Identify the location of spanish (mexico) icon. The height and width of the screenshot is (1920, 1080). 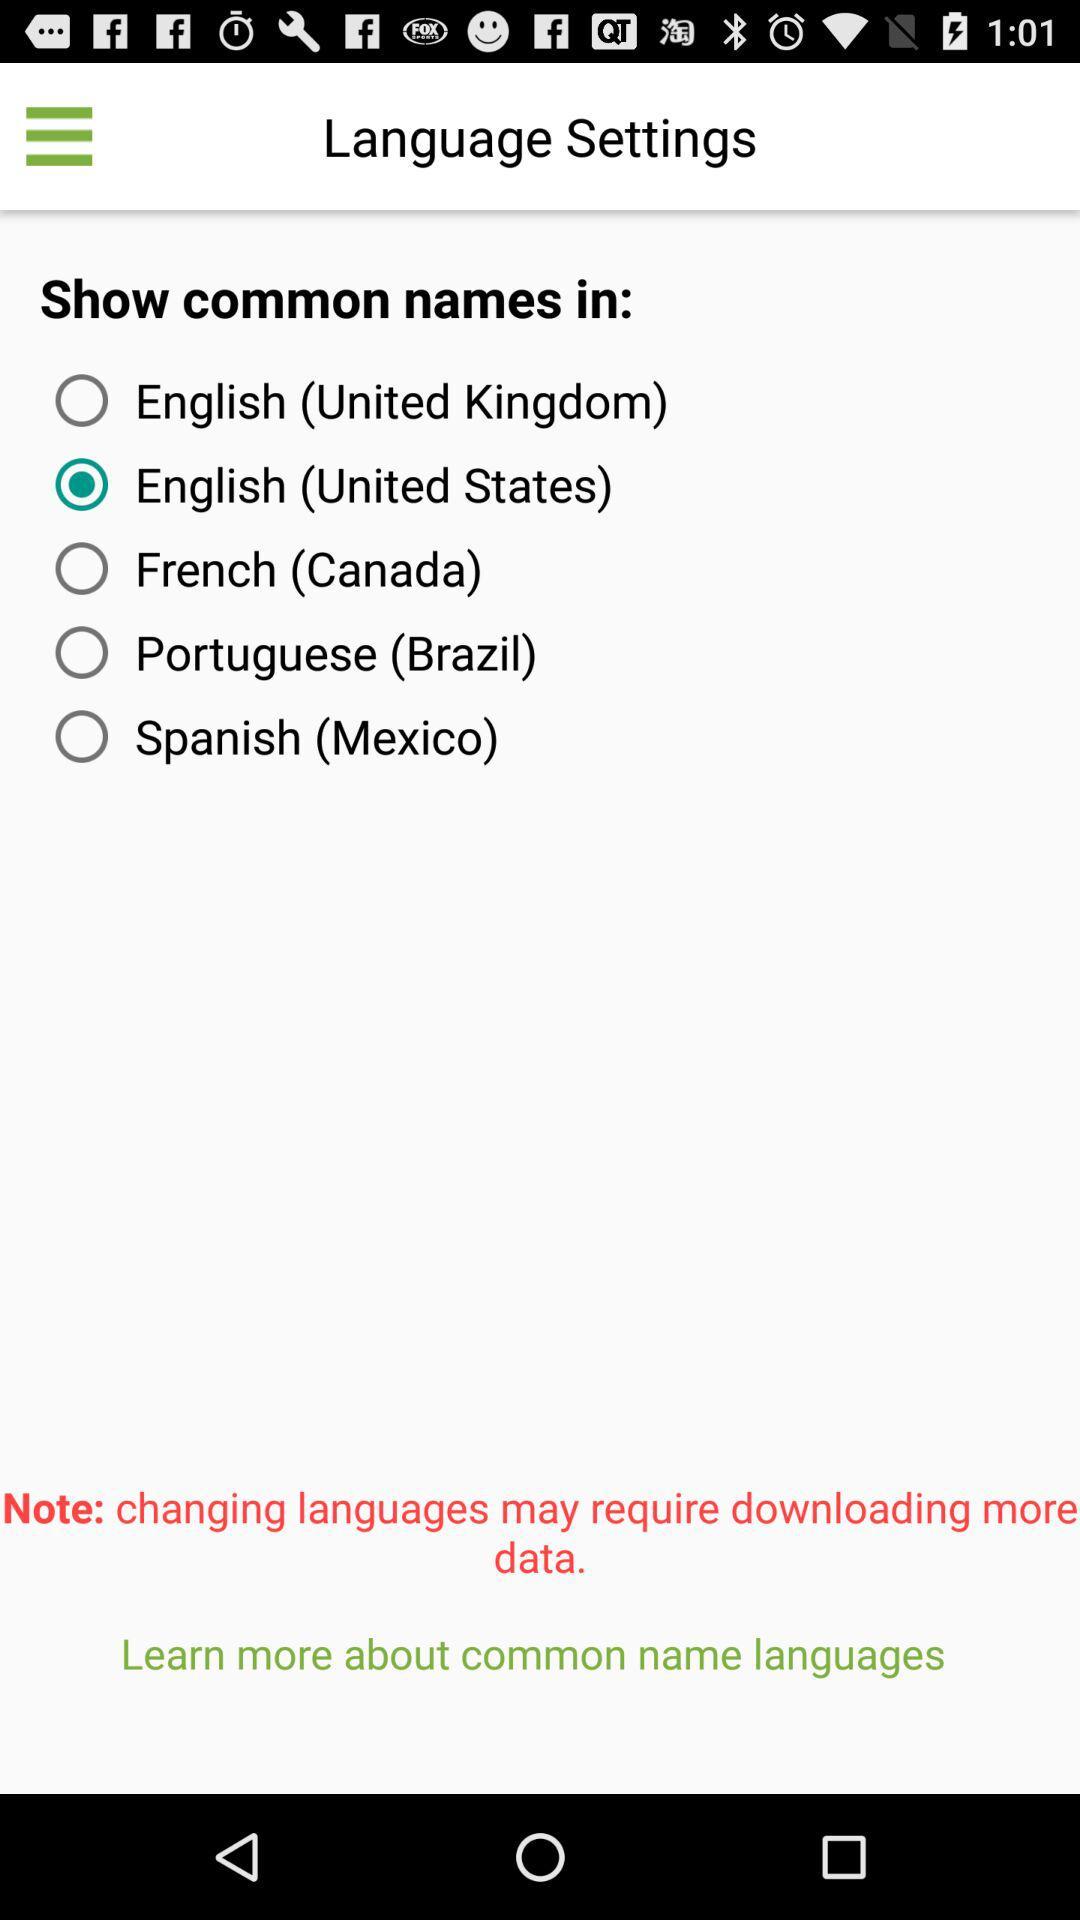
(273, 735).